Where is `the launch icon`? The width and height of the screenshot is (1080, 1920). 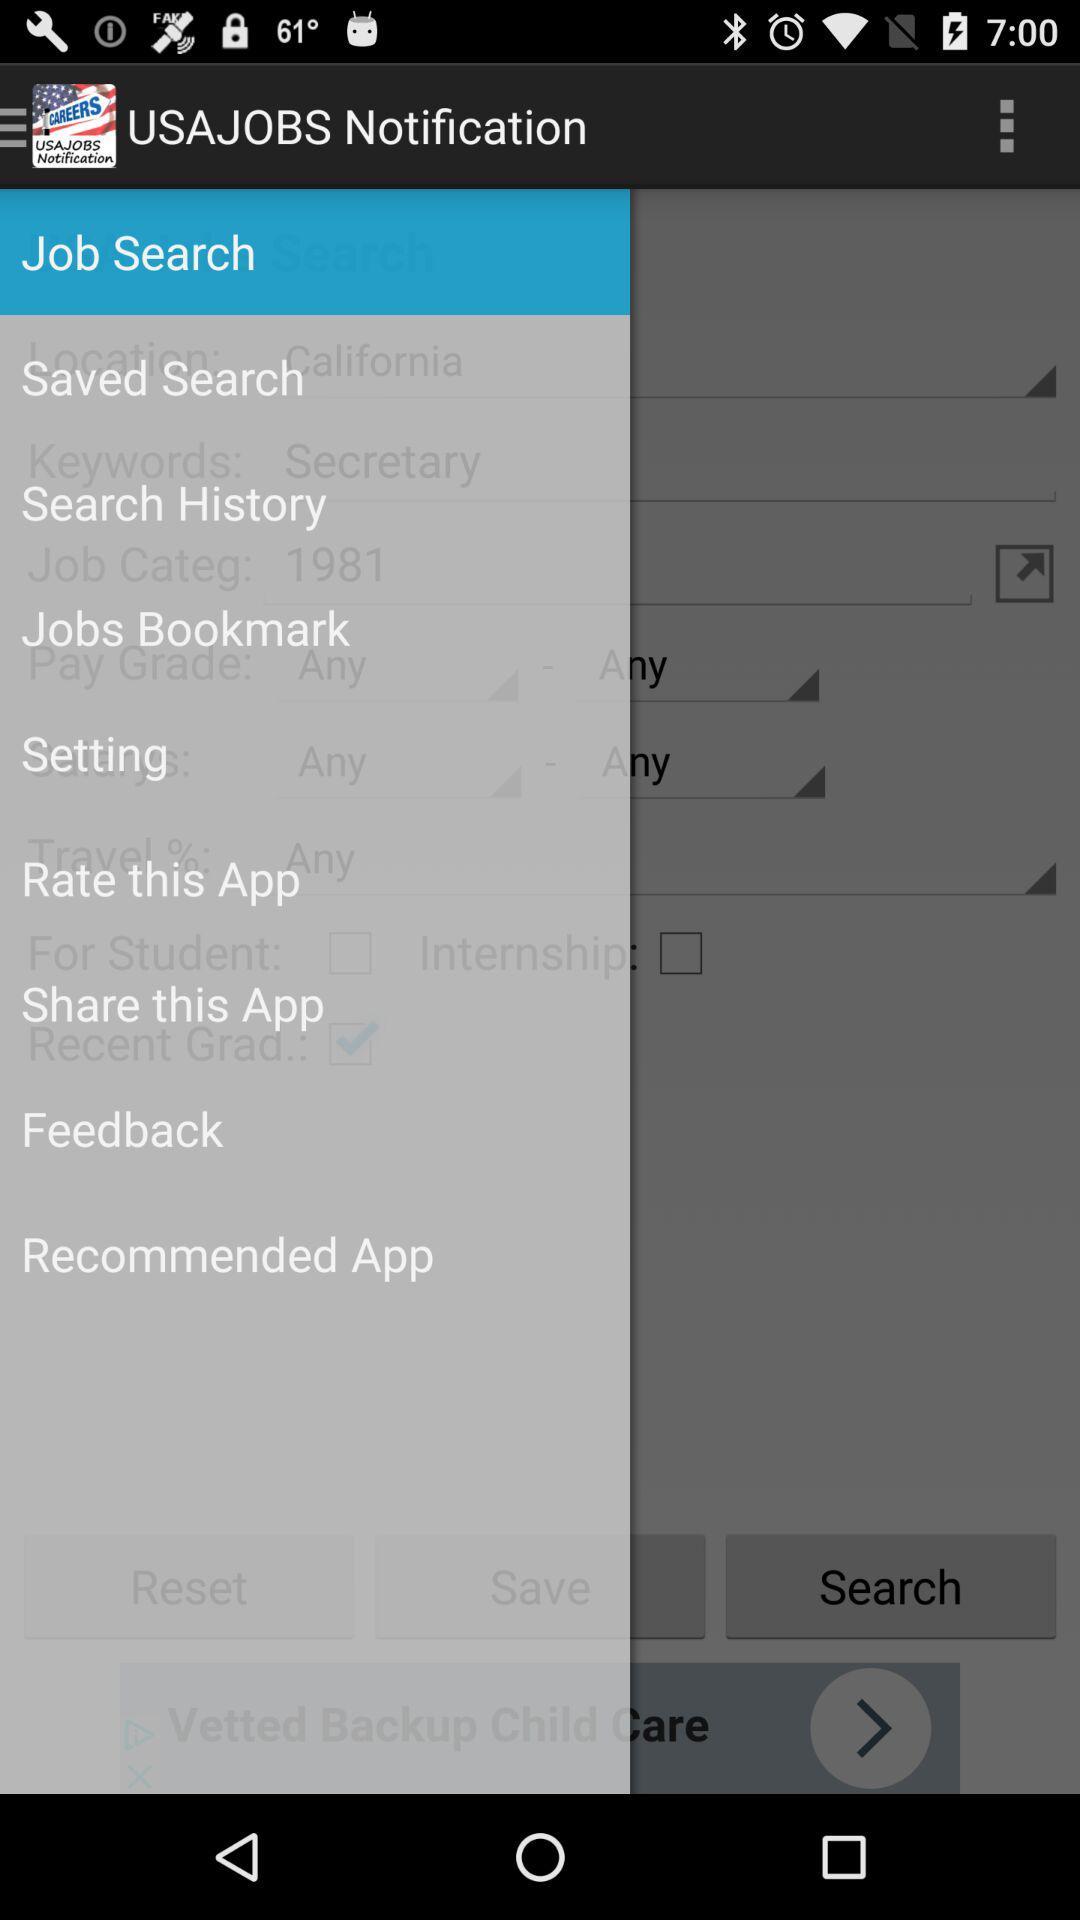
the launch icon is located at coordinates (1024, 613).